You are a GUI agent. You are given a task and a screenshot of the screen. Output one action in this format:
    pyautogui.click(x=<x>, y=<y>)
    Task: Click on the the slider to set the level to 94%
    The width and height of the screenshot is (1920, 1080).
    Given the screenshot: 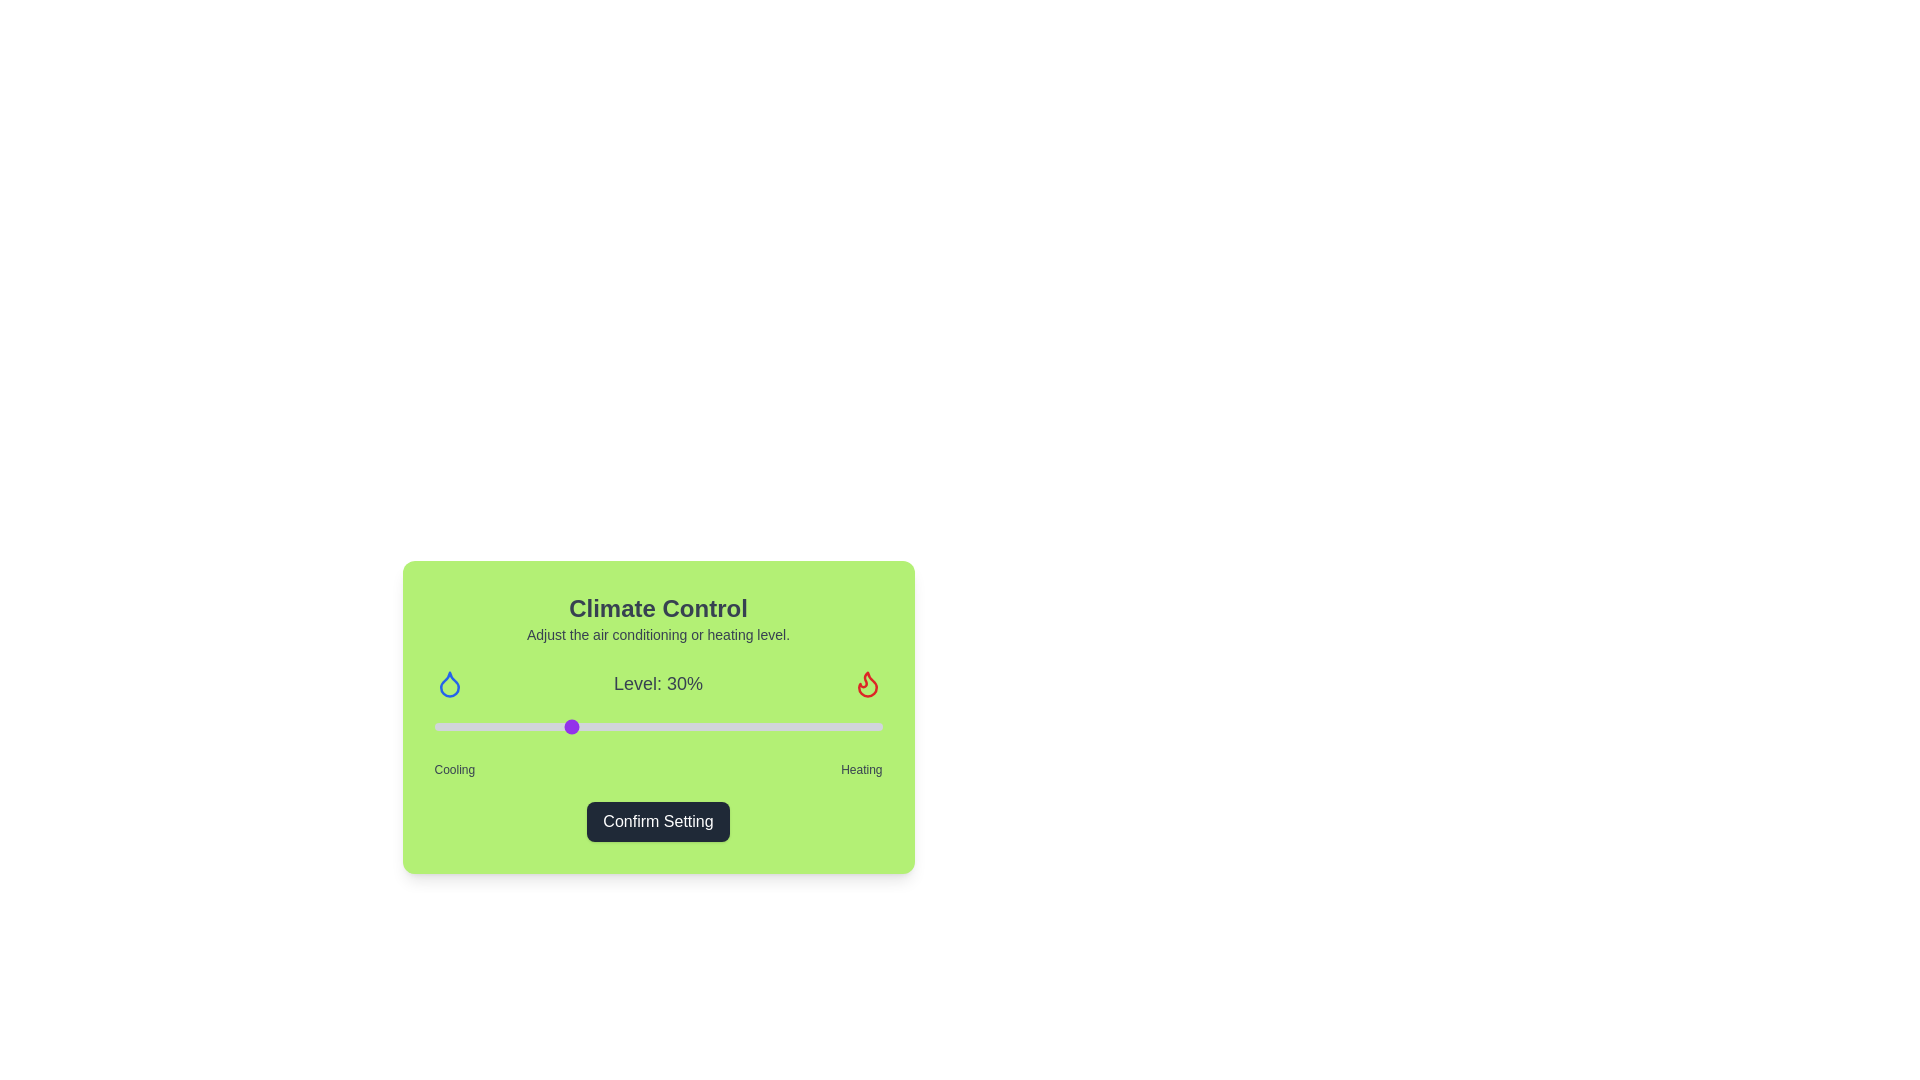 What is the action you would take?
    pyautogui.click(x=855, y=726)
    